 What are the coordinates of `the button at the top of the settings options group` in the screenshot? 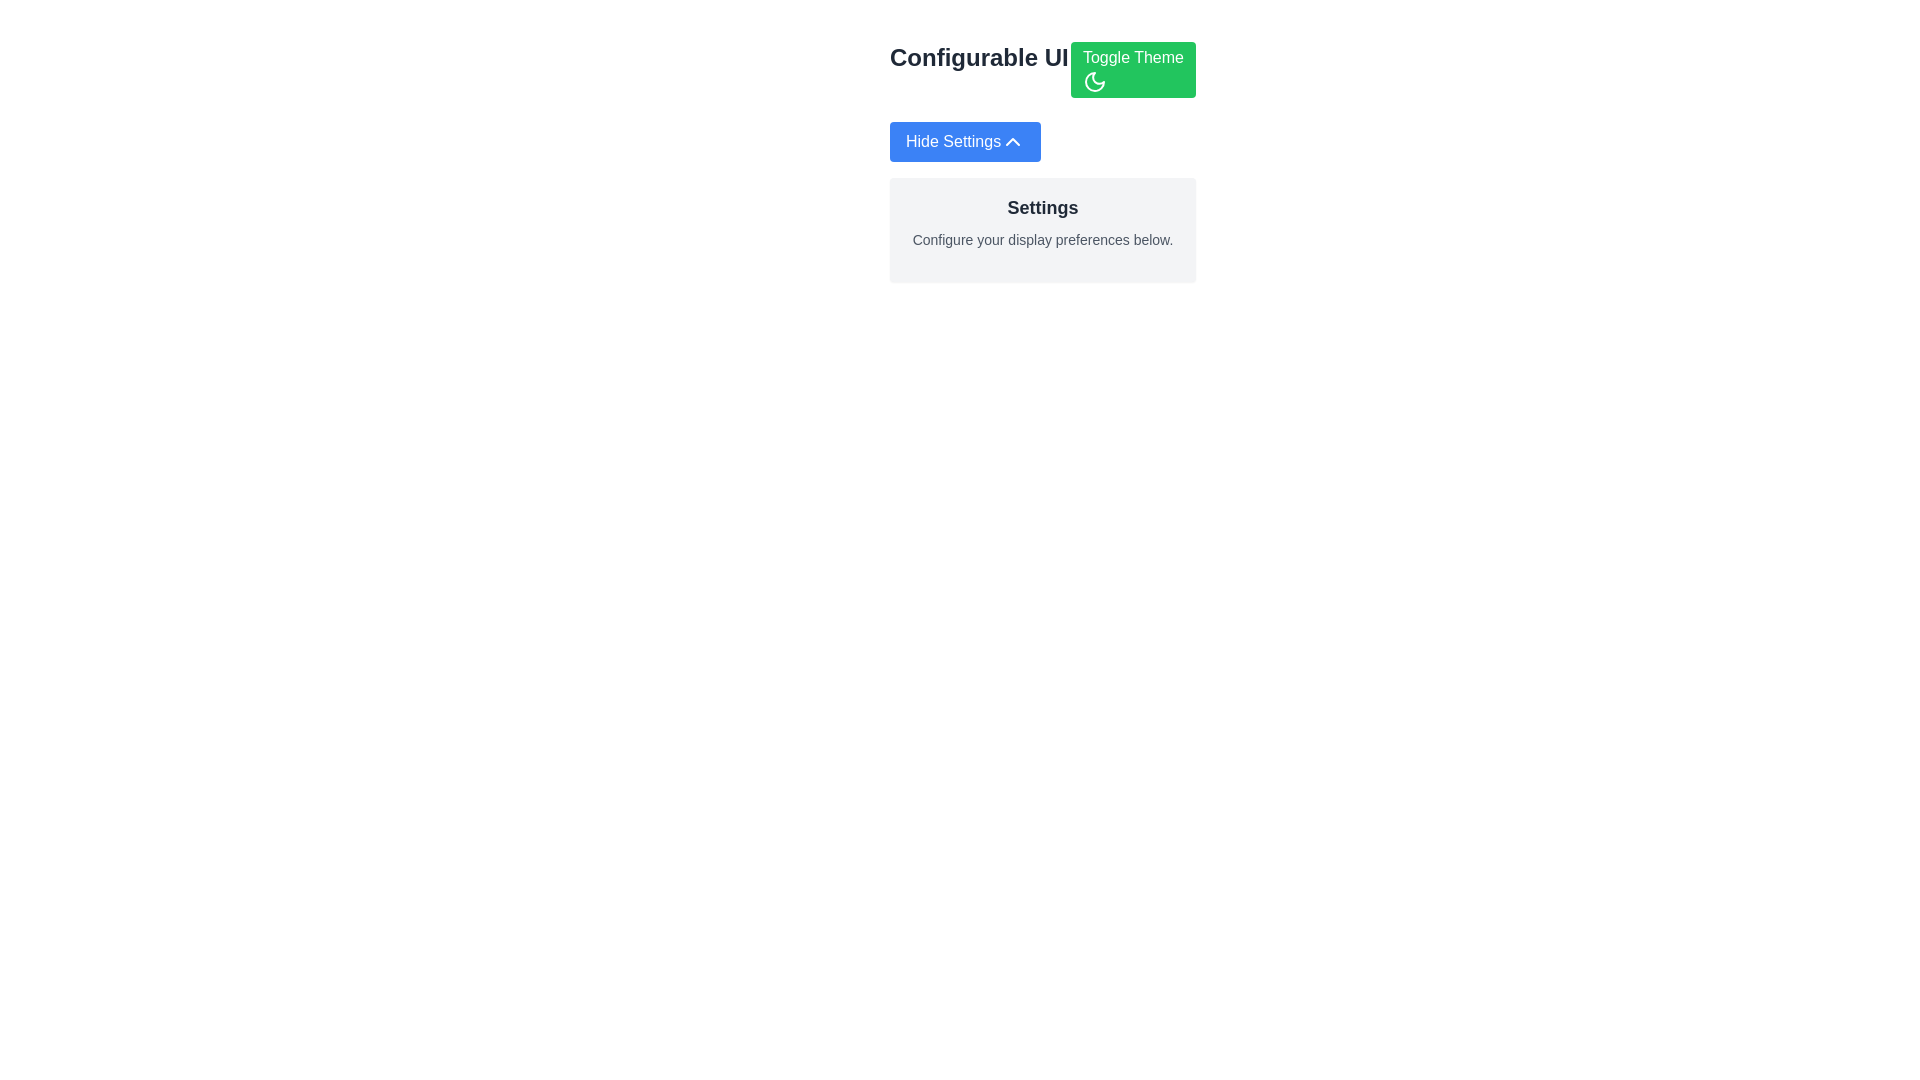 It's located at (965, 141).